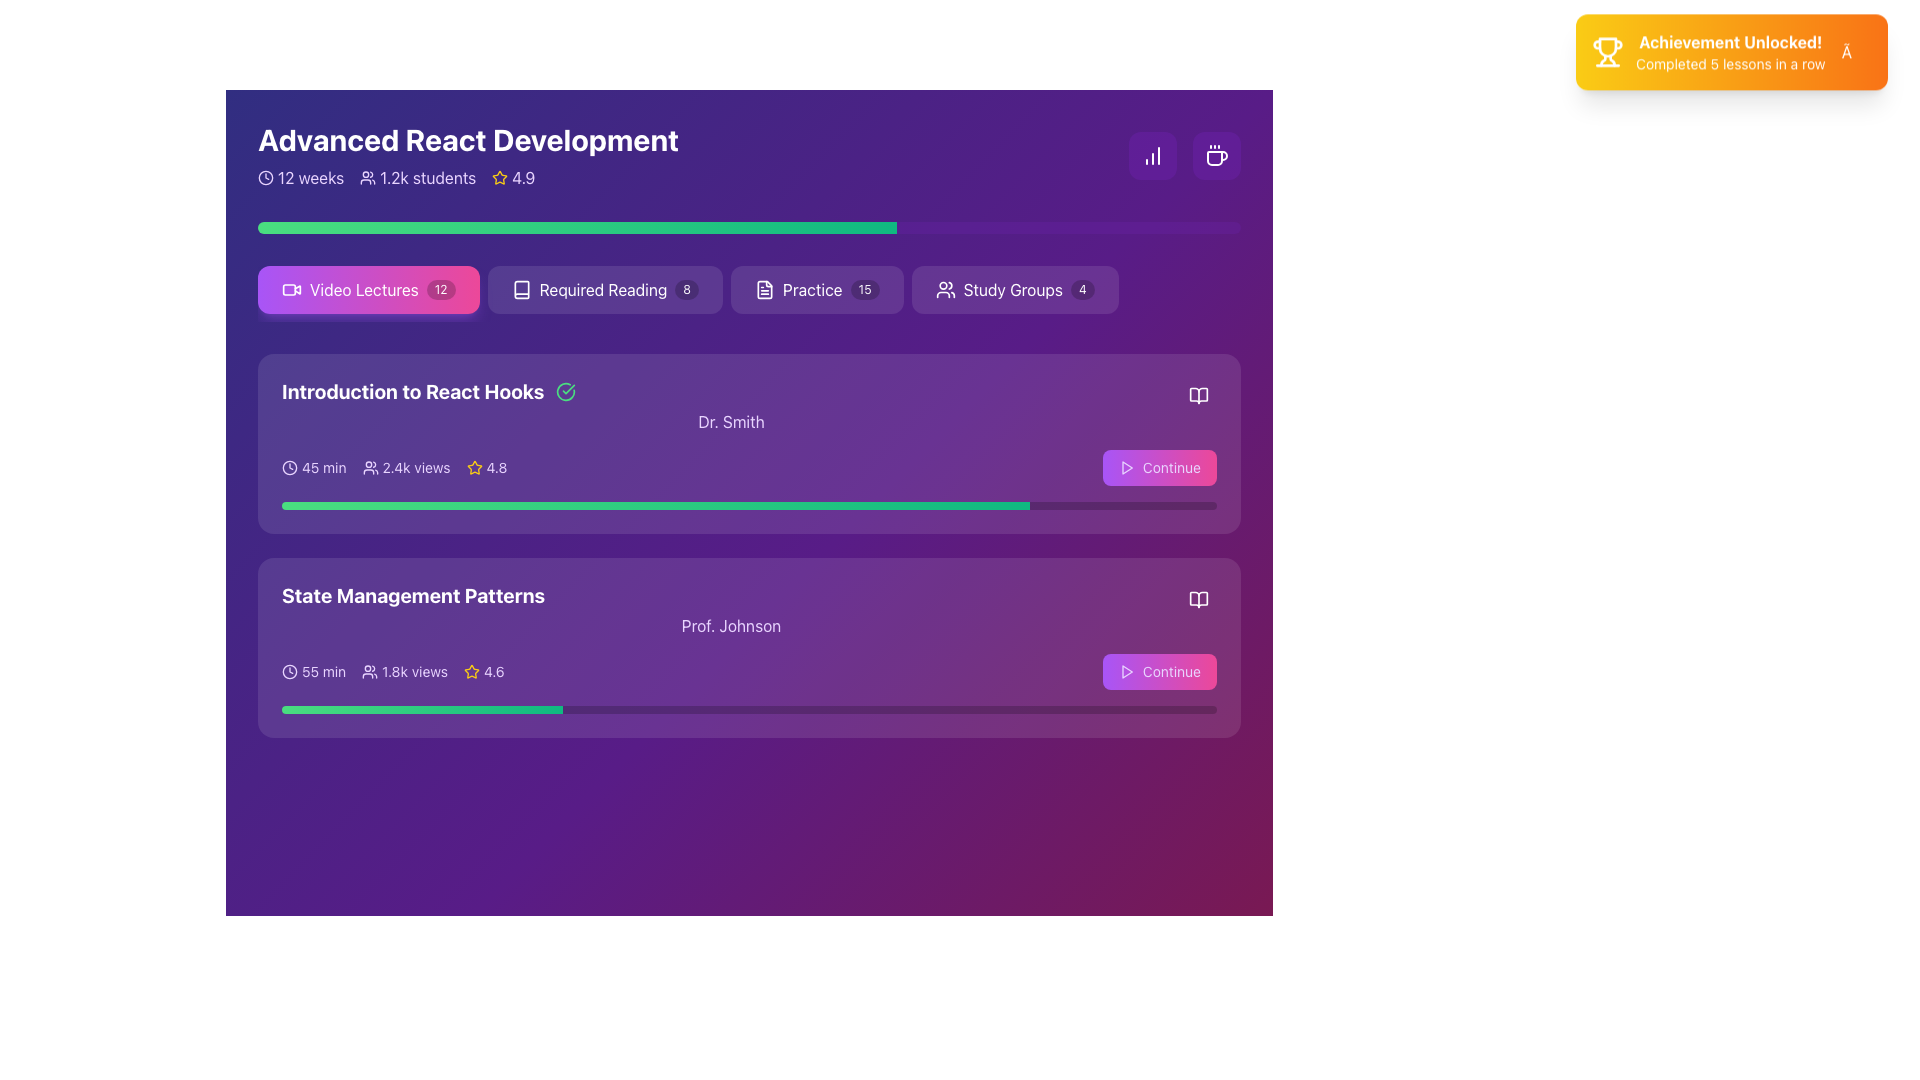 The width and height of the screenshot is (1920, 1080). I want to click on the lower right corner of the book icon in the second course card, so click(1199, 599).